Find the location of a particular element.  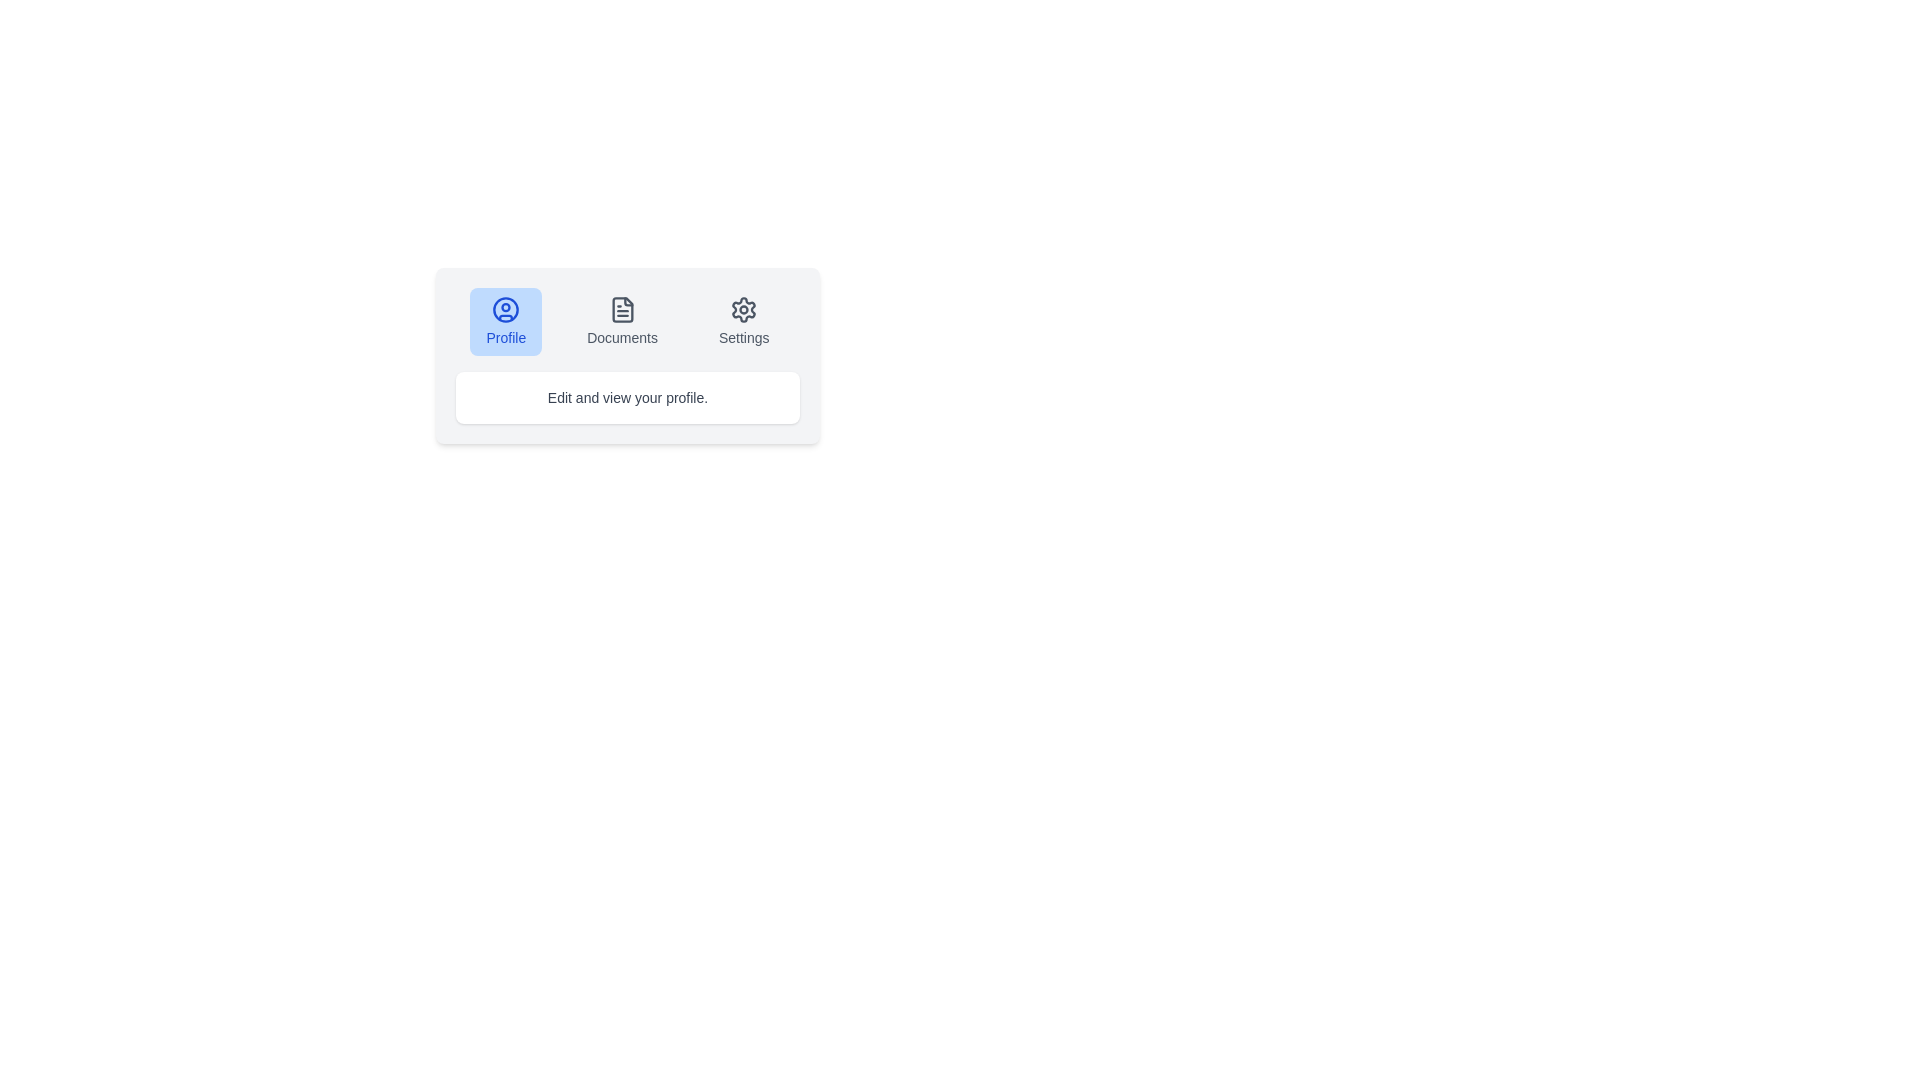

the 'Settings' button, which is a rectangular button with a cogwheel icon and the text 'Settings' below it, located in the bottom-right corner of the 'Settings' section is located at coordinates (743, 320).